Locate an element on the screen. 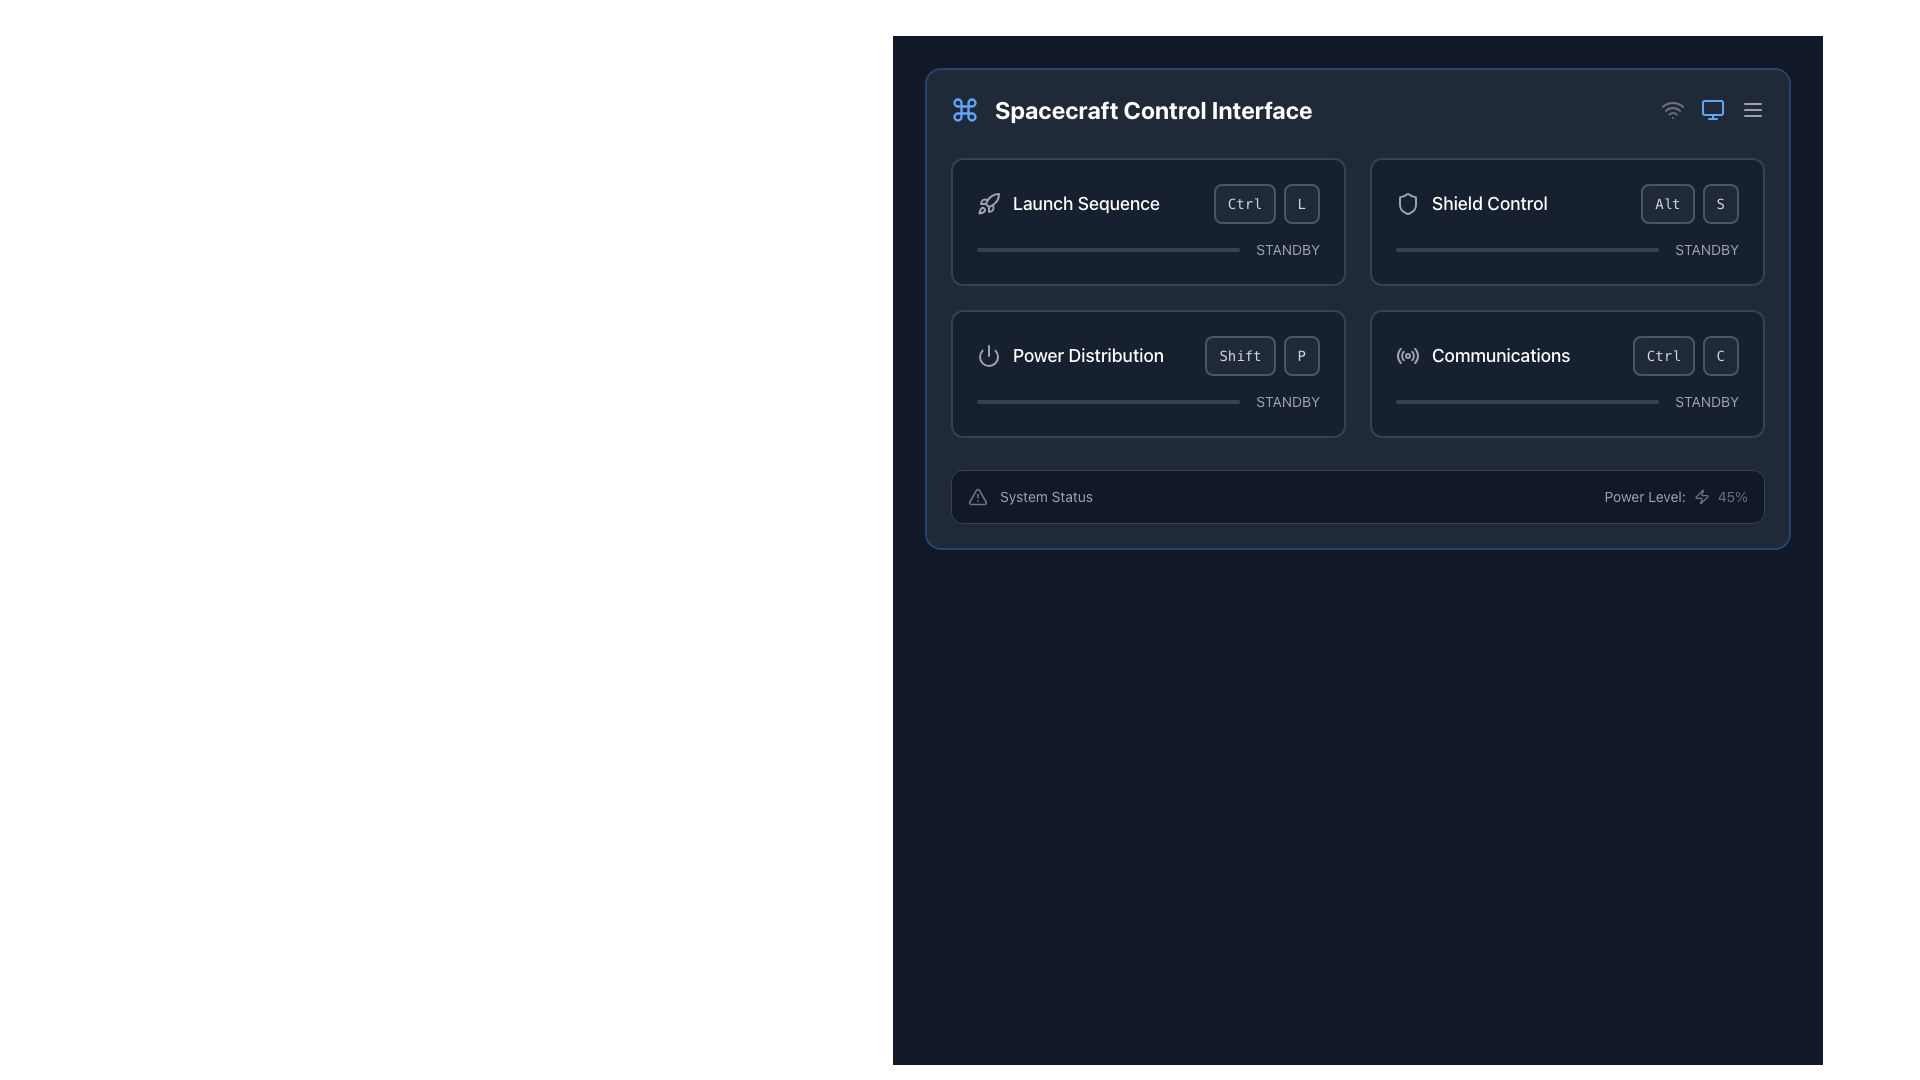 Image resolution: width=1920 pixels, height=1080 pixels. the key bindings 'Alt' and 'S' on the Interactive control card labeled 'Shield Control', which is the second card in the top-right corner of the grid layout is located at coordinates (1566, 222).